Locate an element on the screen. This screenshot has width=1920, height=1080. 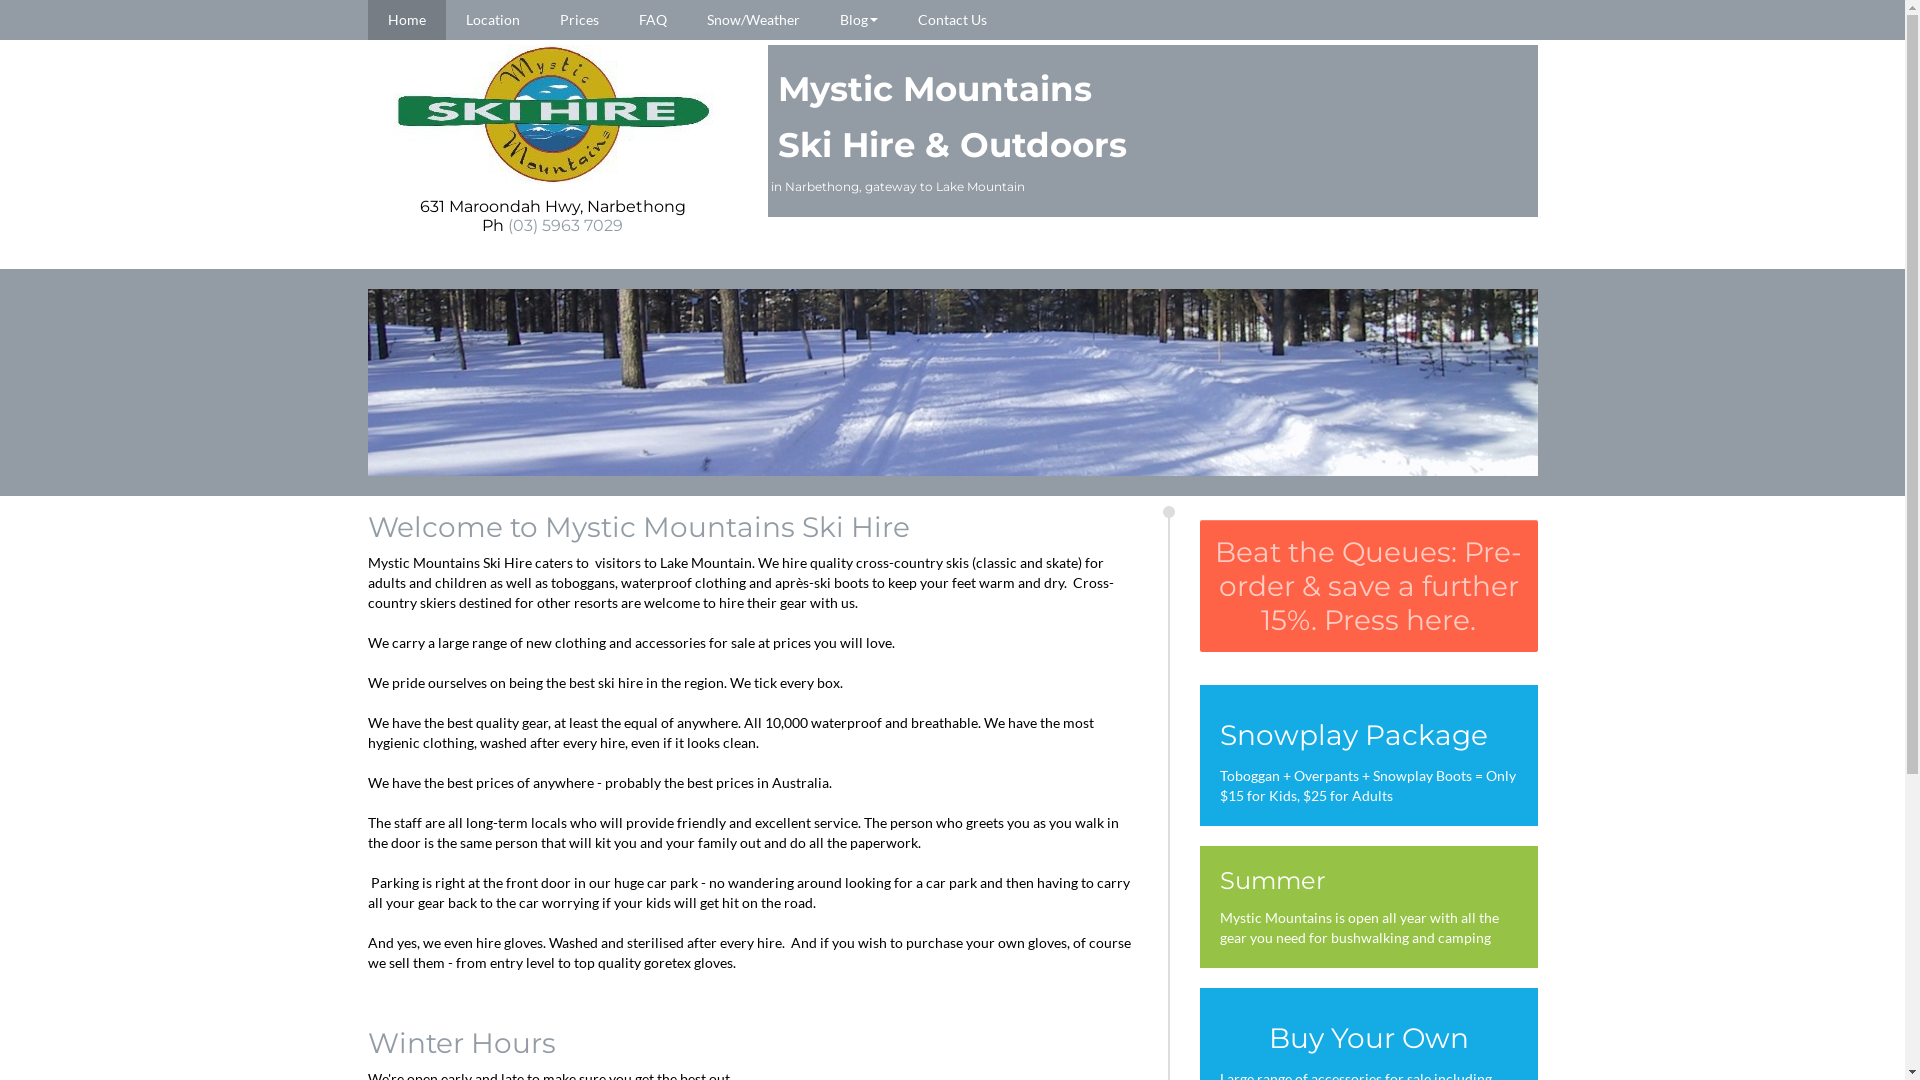
'(03) 5963 7029' is located at coordinates (564, 225).